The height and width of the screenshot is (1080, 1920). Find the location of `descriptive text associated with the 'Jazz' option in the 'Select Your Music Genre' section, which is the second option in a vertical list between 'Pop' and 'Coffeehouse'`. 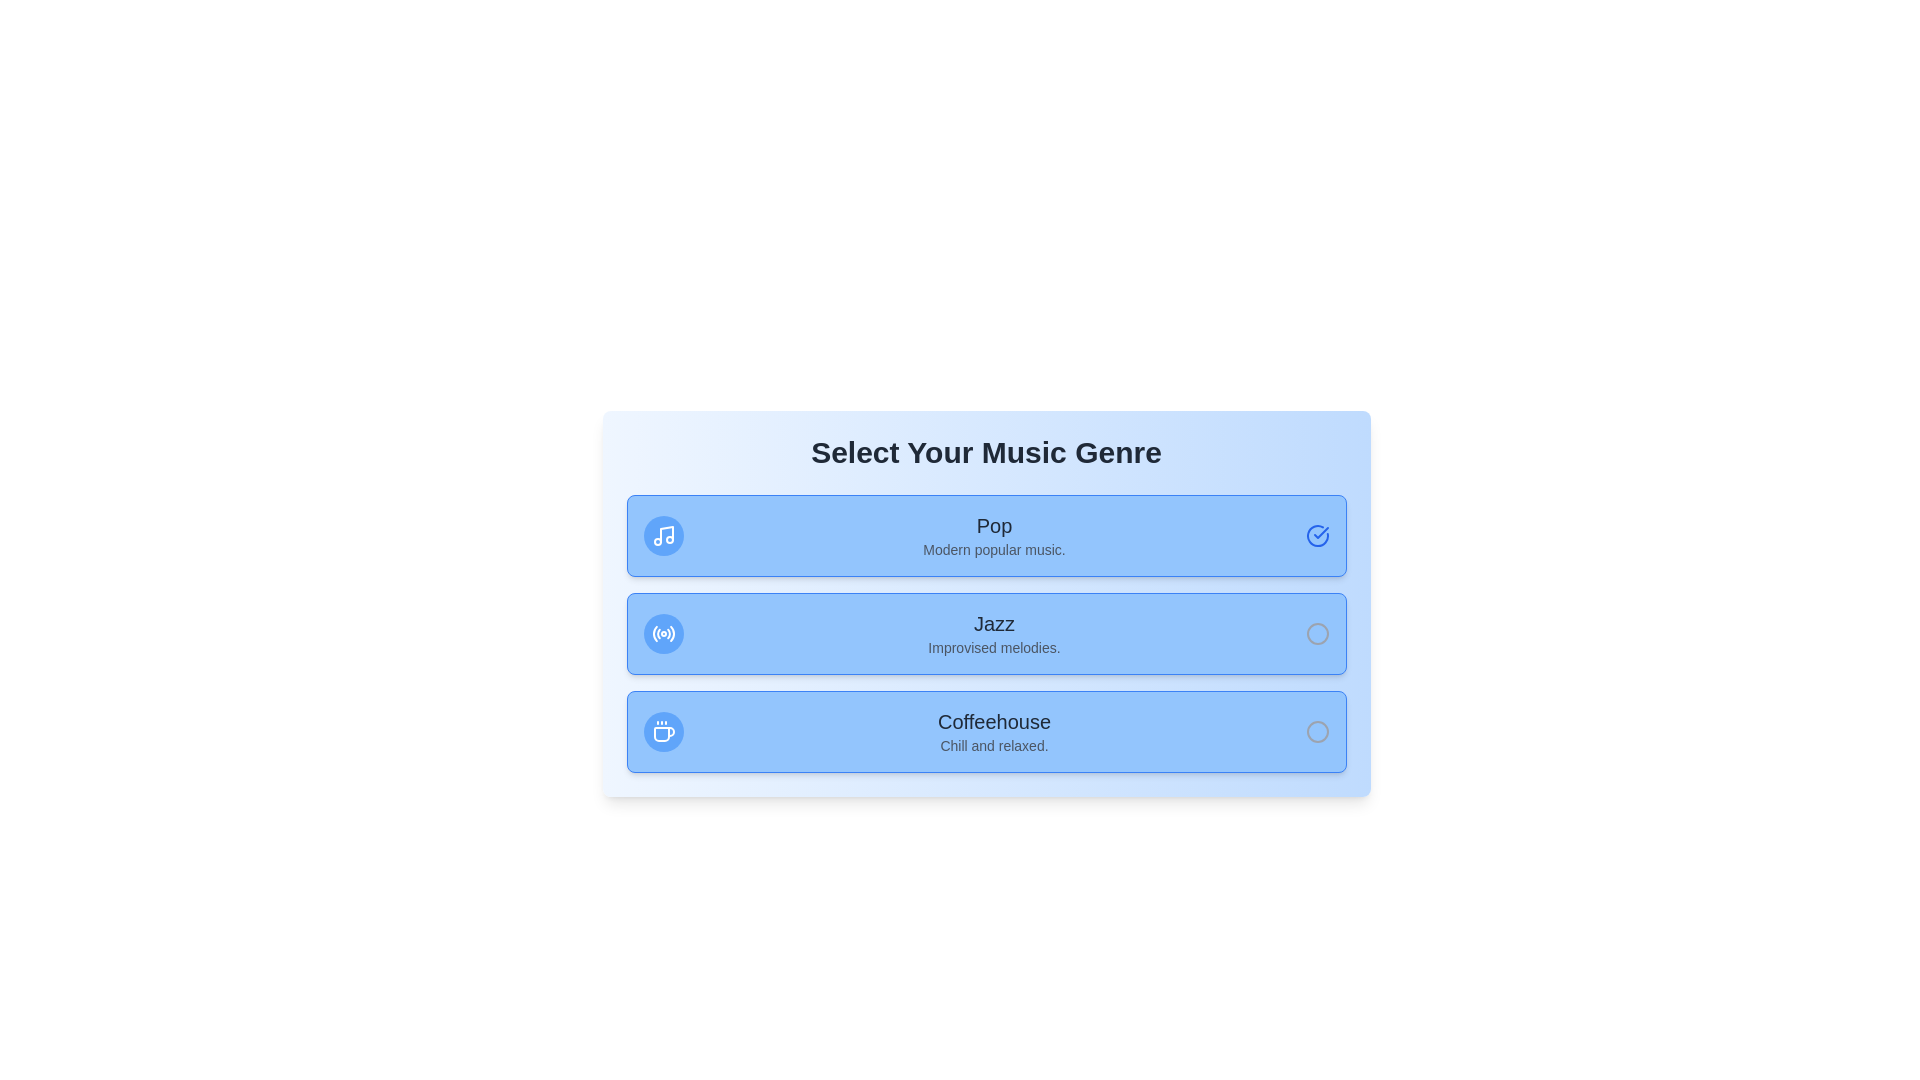

descriptive text associated with the 'Jazz' option in the 'Select Your Music Genre' section, which is the second option in a vertical list between 'Pop' and 'Coffeehouse' is located at coordinates (986, 603).